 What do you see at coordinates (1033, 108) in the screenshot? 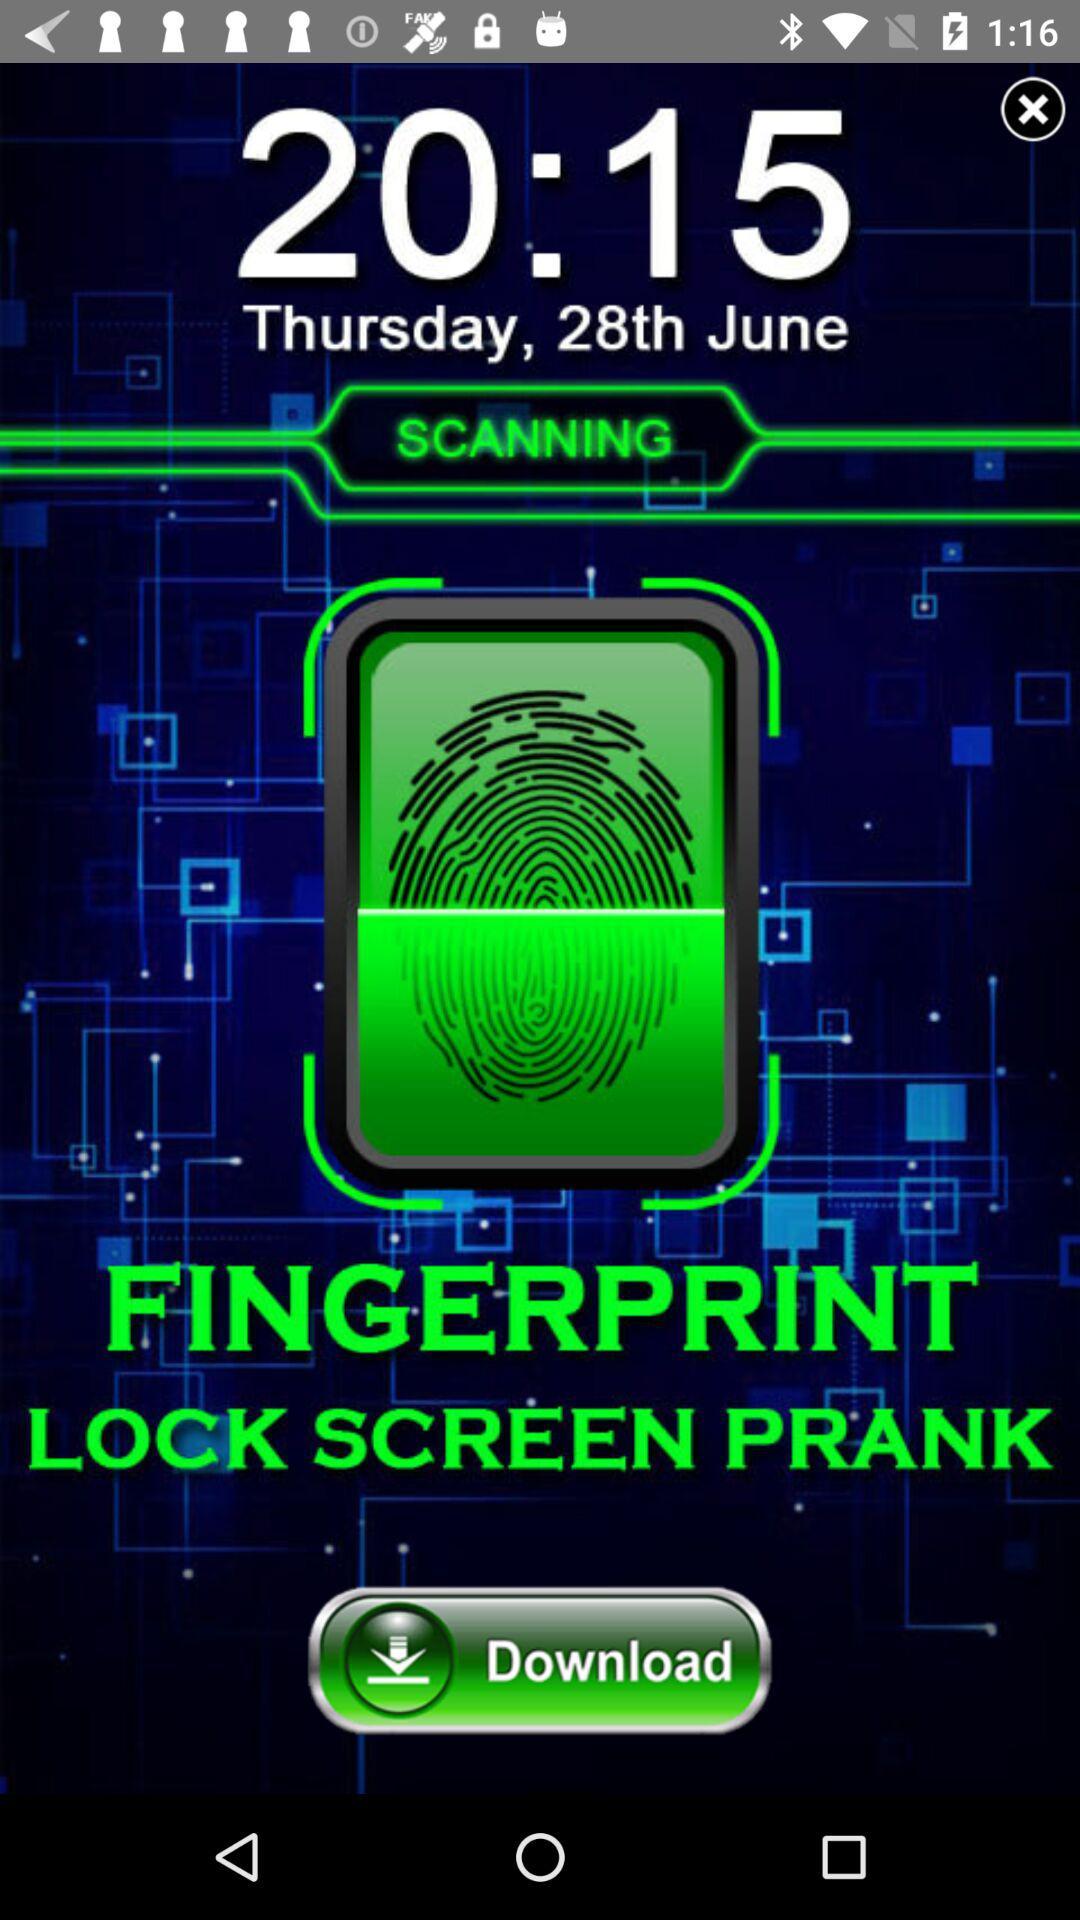
I see `close` at bounding box center [1033, 108].